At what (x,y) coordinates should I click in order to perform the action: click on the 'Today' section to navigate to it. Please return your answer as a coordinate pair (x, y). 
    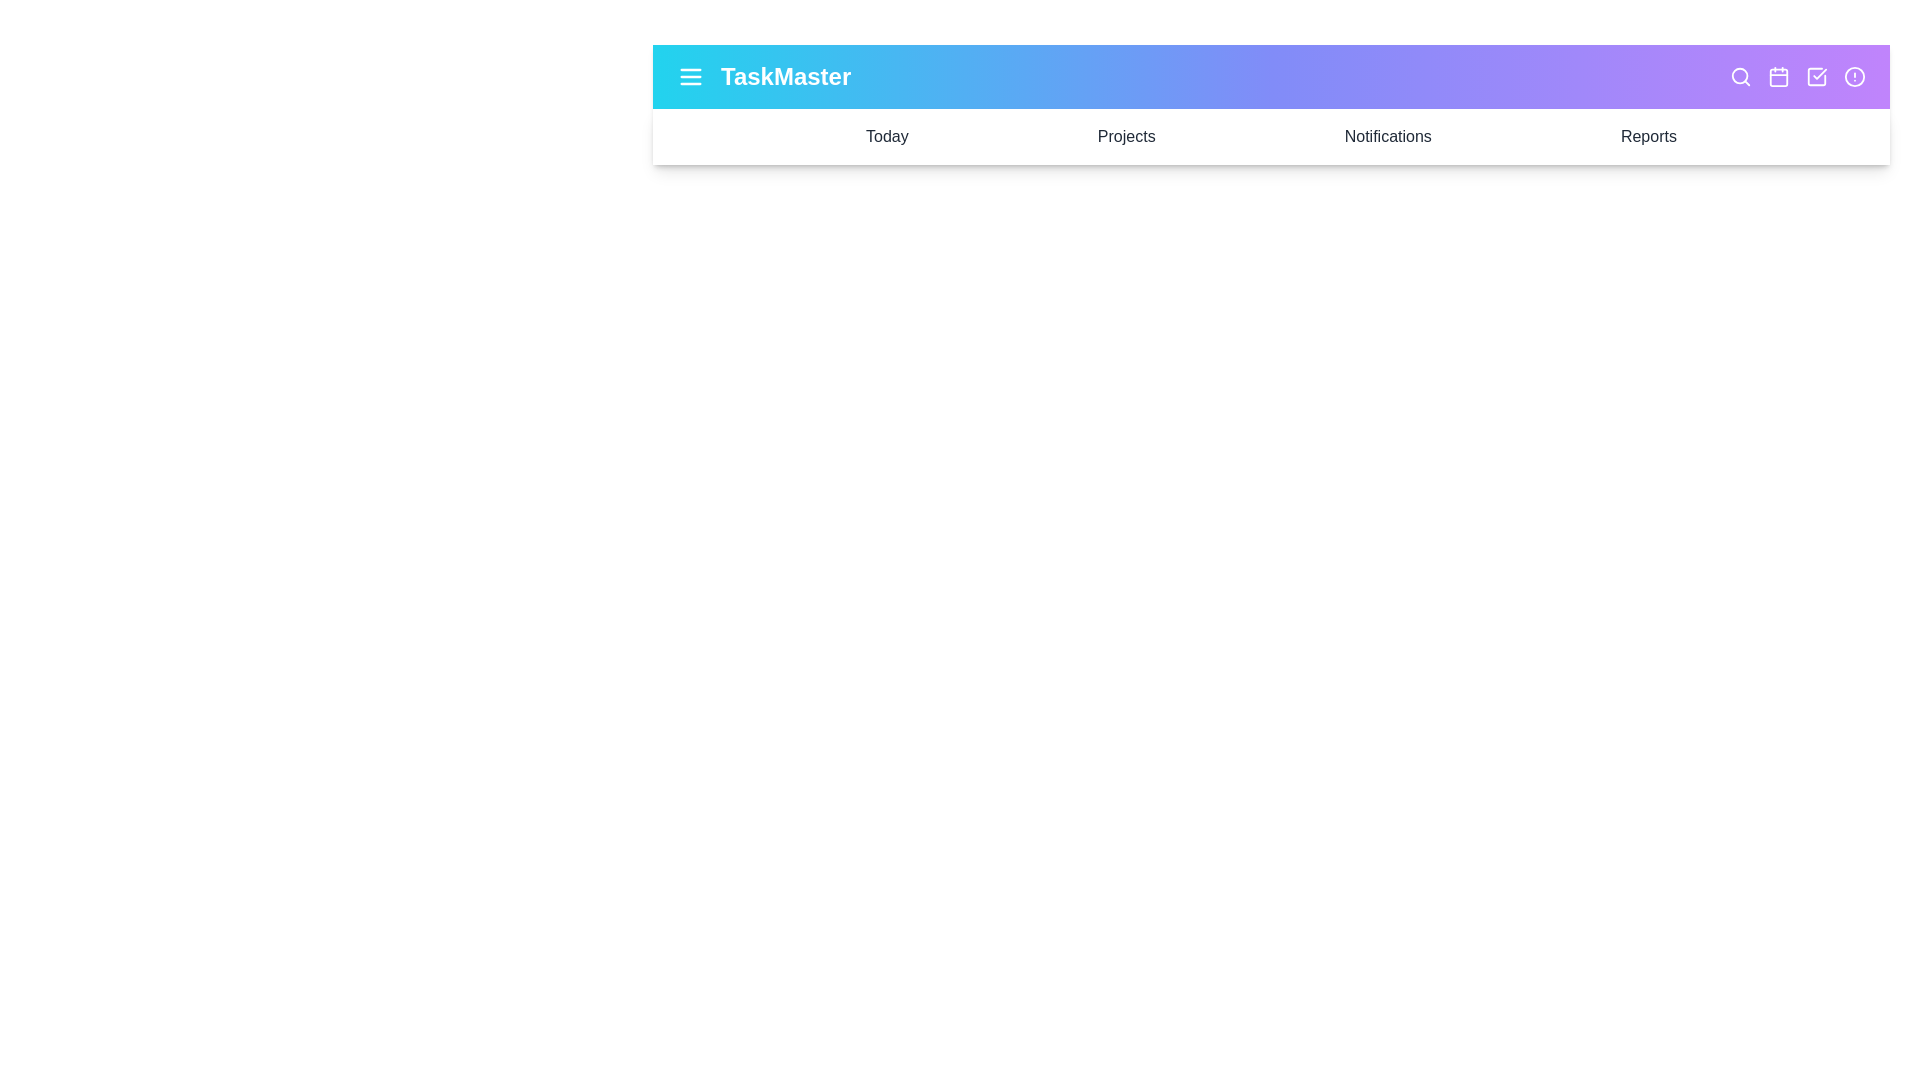
    Looking at the image, I should click on (886, 136).